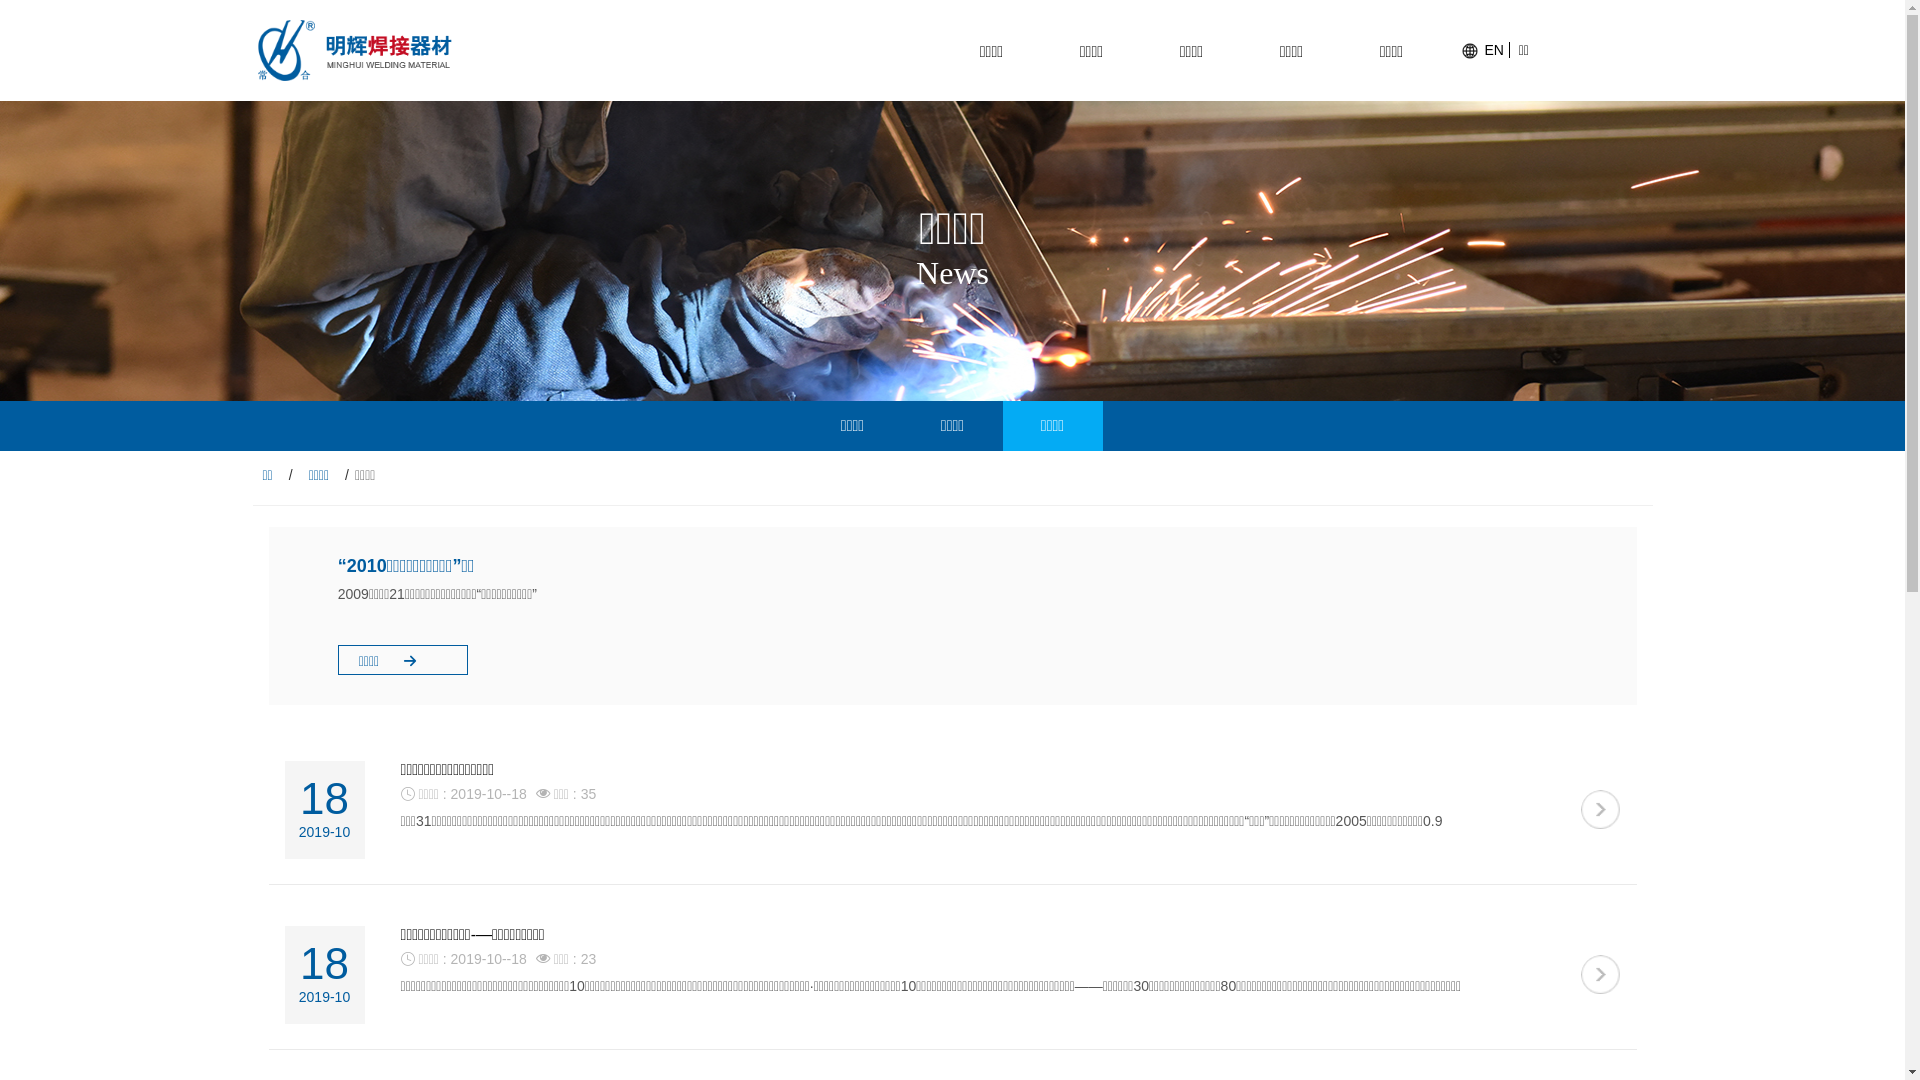 This screenshot has height=1080, width=1920. I want to click on 'EN', so click(1484, 49).